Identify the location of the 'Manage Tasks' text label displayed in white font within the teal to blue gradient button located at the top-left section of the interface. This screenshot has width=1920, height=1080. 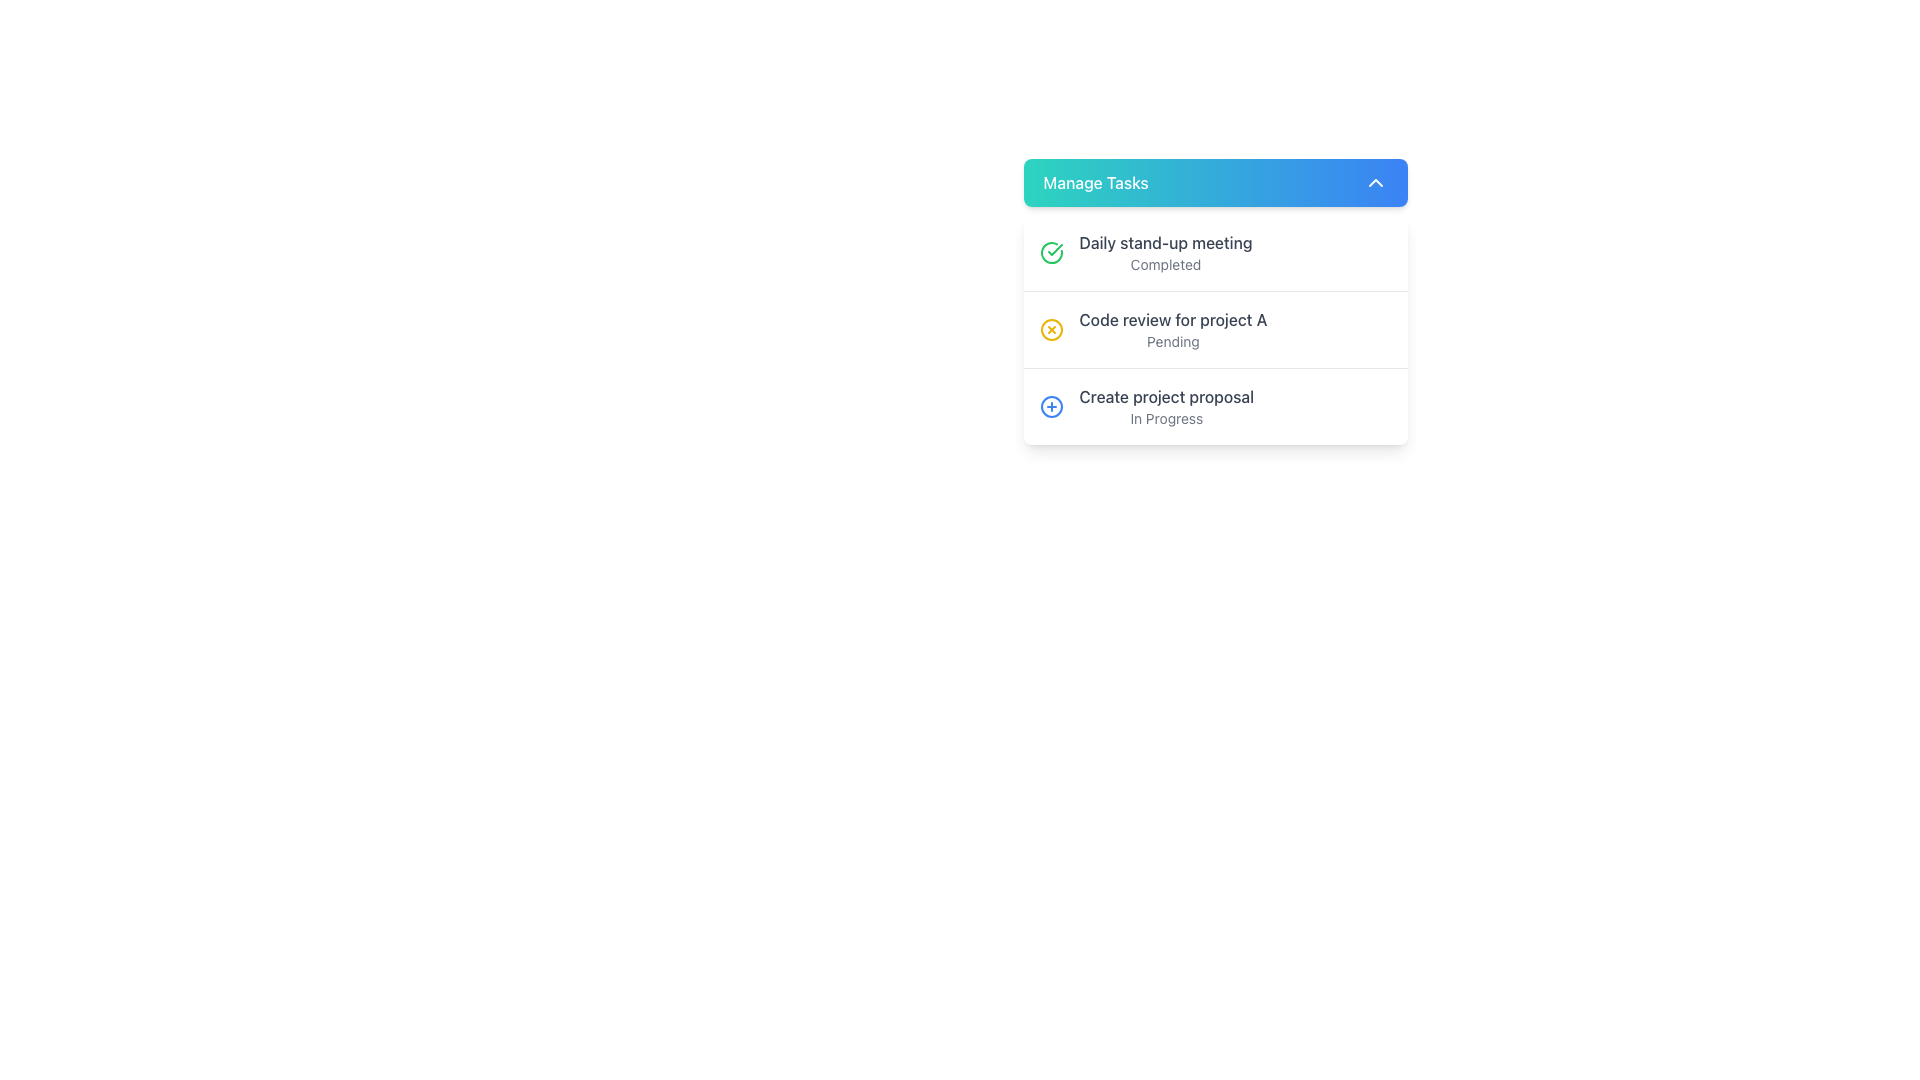
(1095, 182).